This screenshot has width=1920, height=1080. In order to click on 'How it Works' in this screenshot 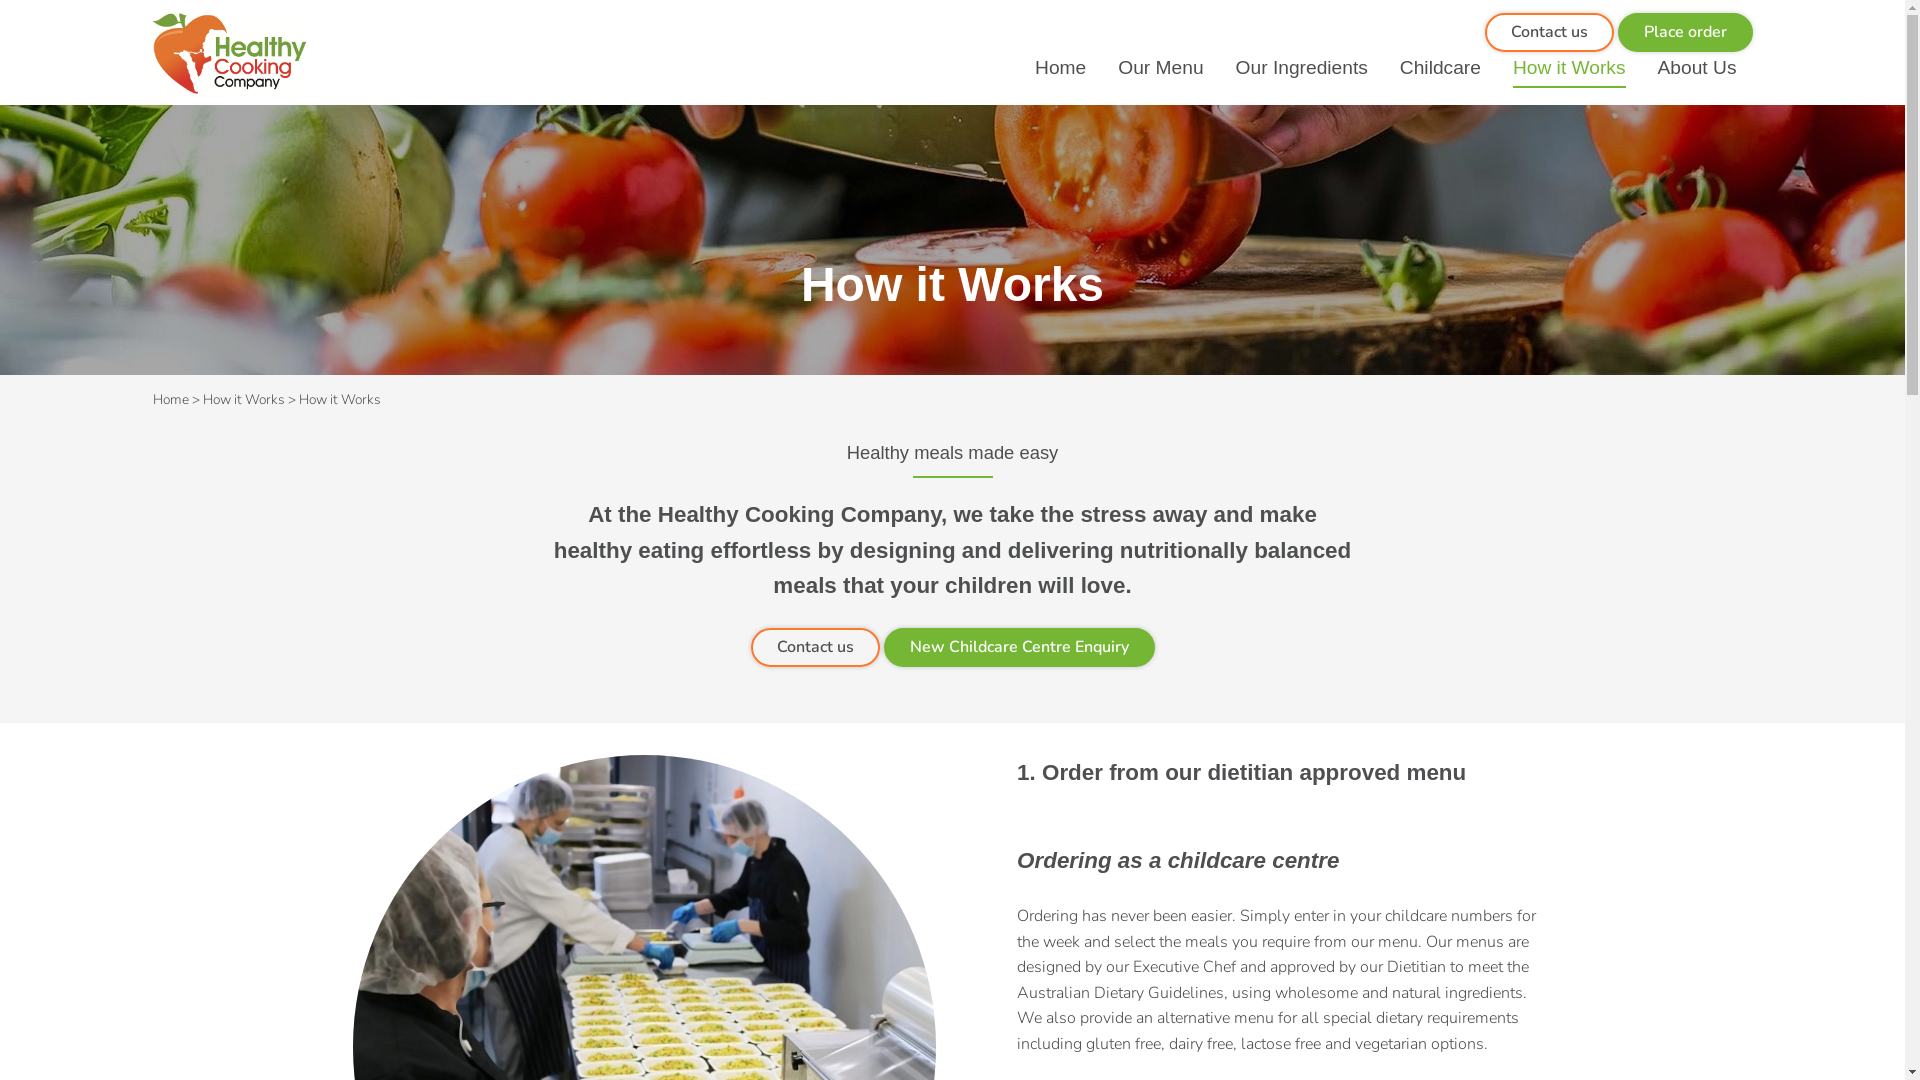, I will do `click(242, 399)`.